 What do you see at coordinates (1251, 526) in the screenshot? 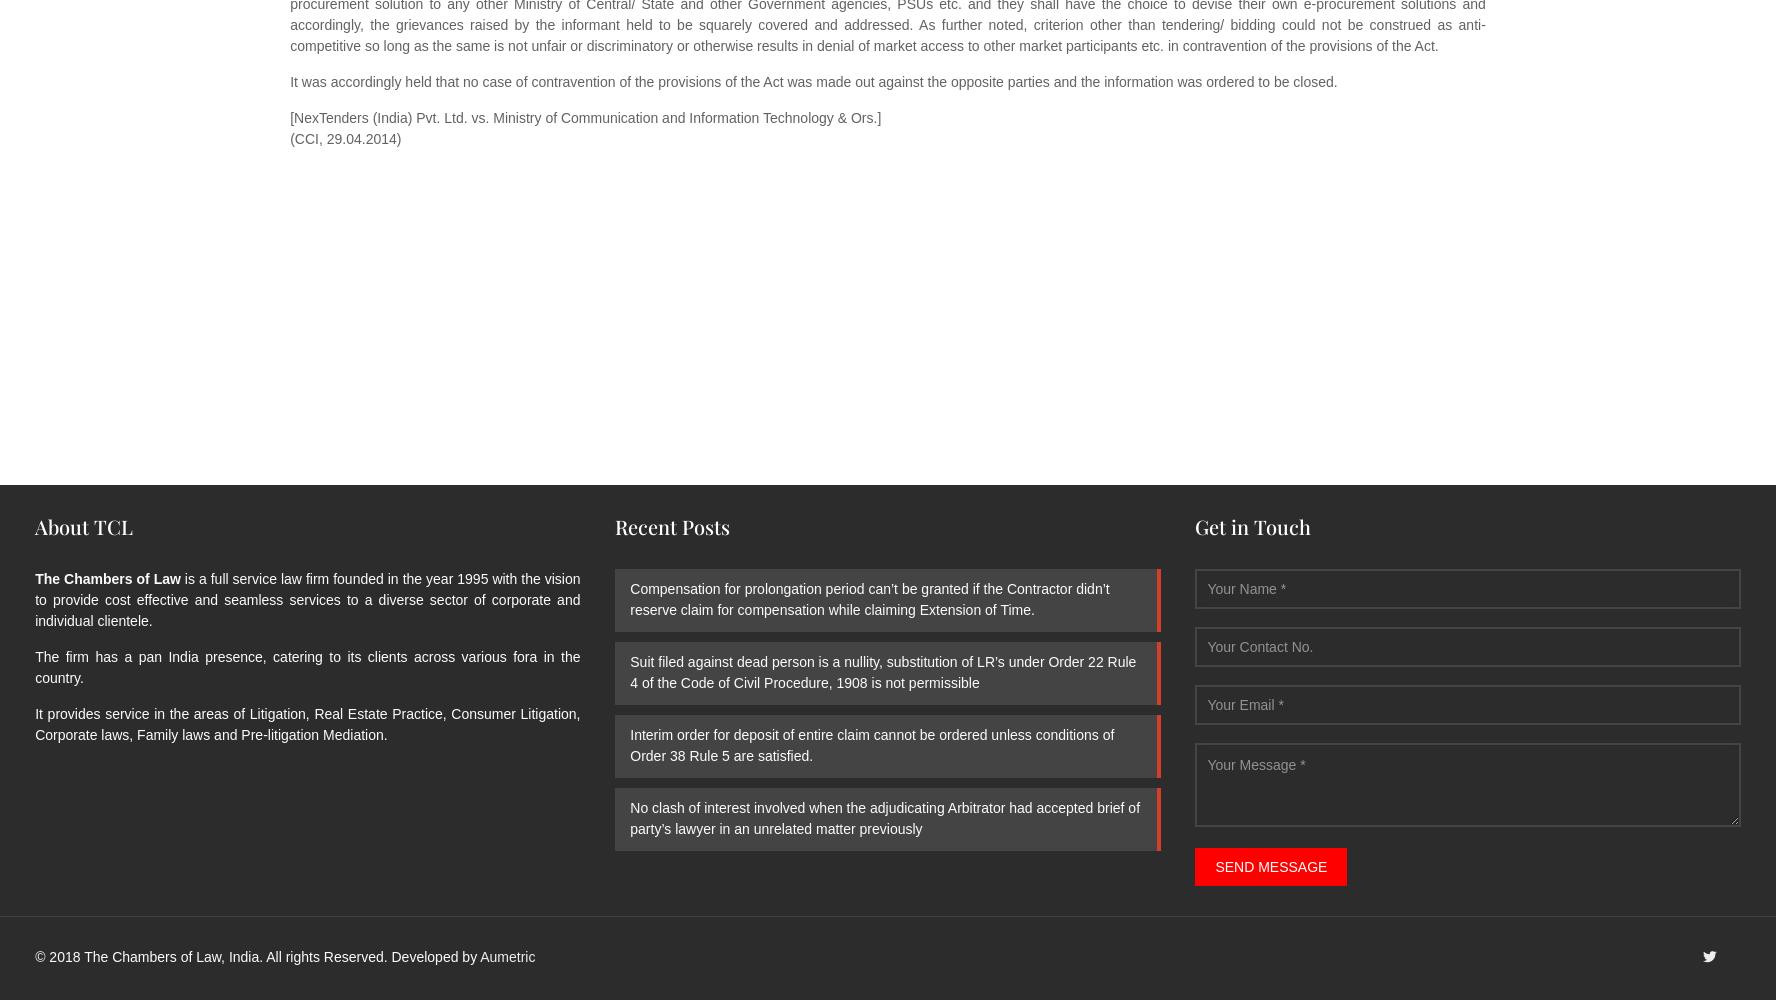
I see `'Get in Touch'` at bounding box center [1251, 526].